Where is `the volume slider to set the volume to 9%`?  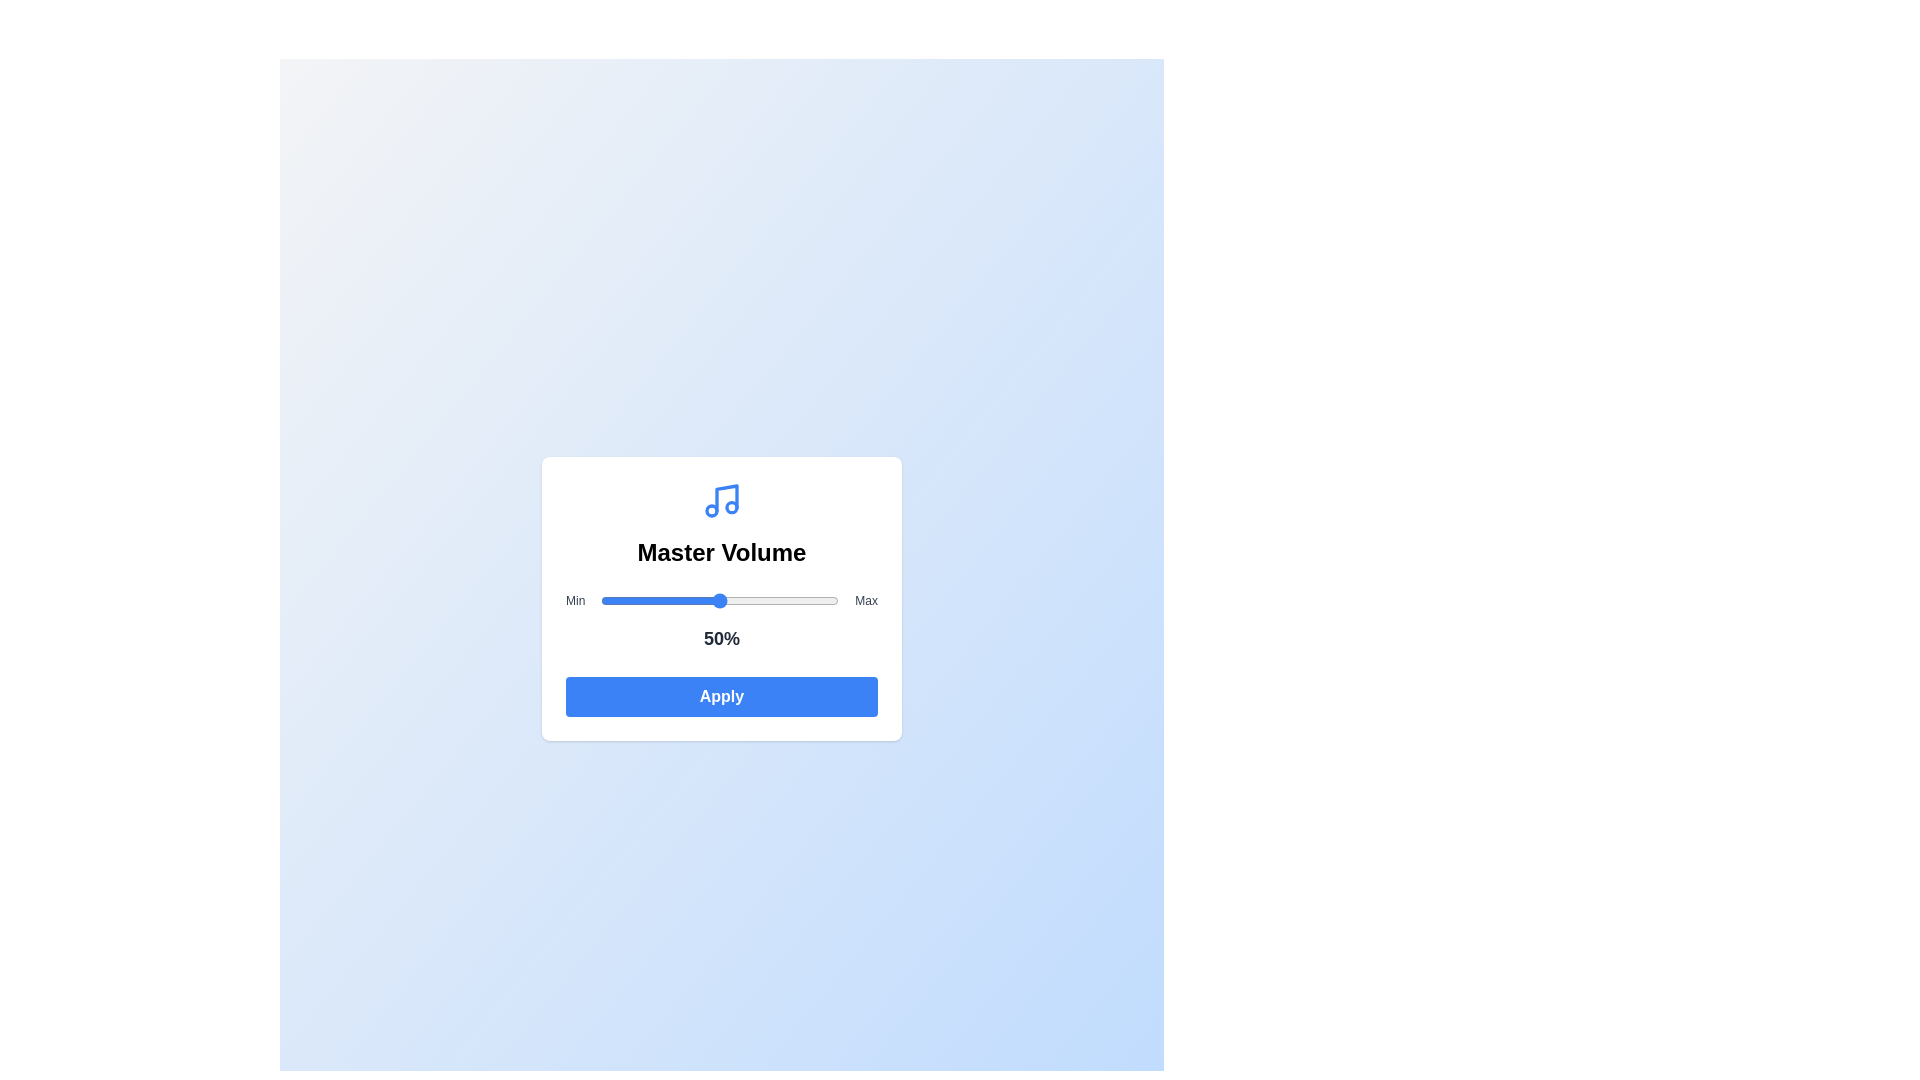 the volume slider to set the volume to 9% is located at coordinates (621, 600).